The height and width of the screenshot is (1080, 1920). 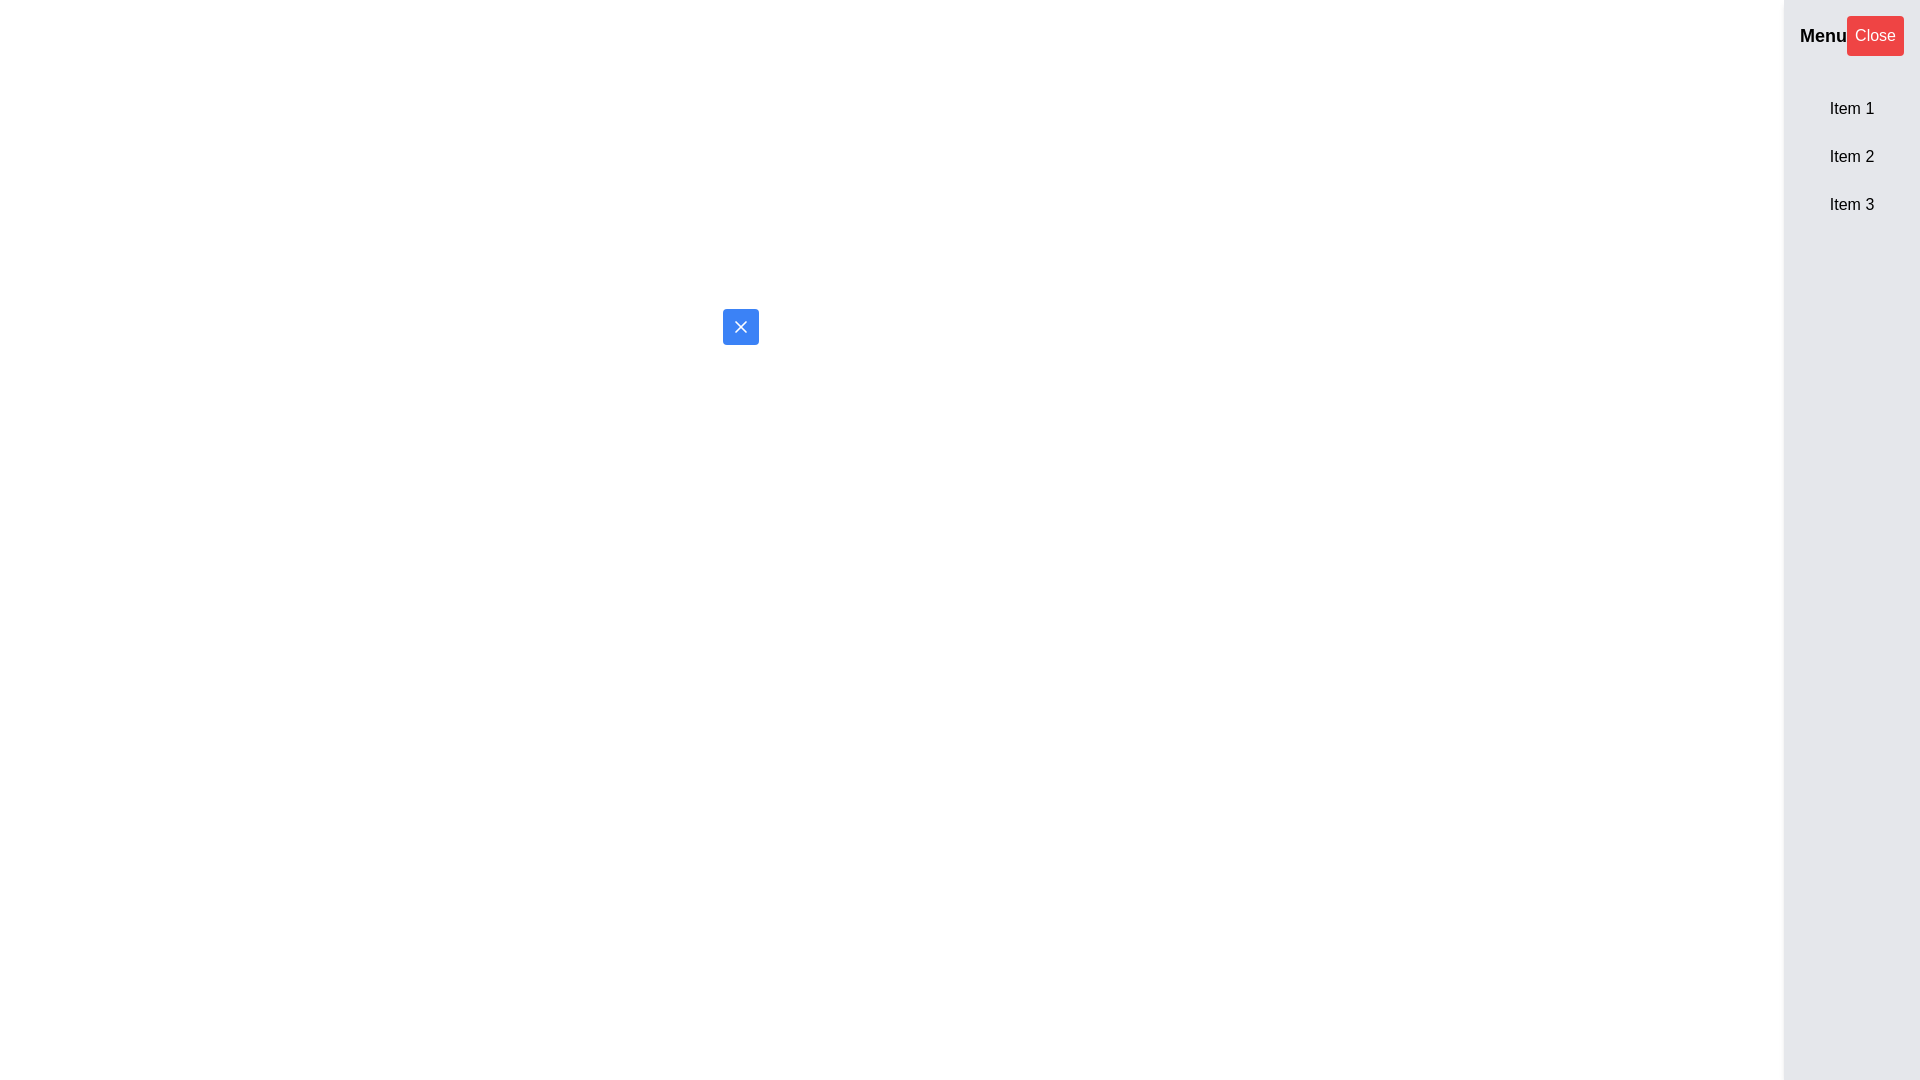 I want to click on the 'Item 1' button located in the sidebar beneath the 'Menu' heading, so click(x=1851, y=108).